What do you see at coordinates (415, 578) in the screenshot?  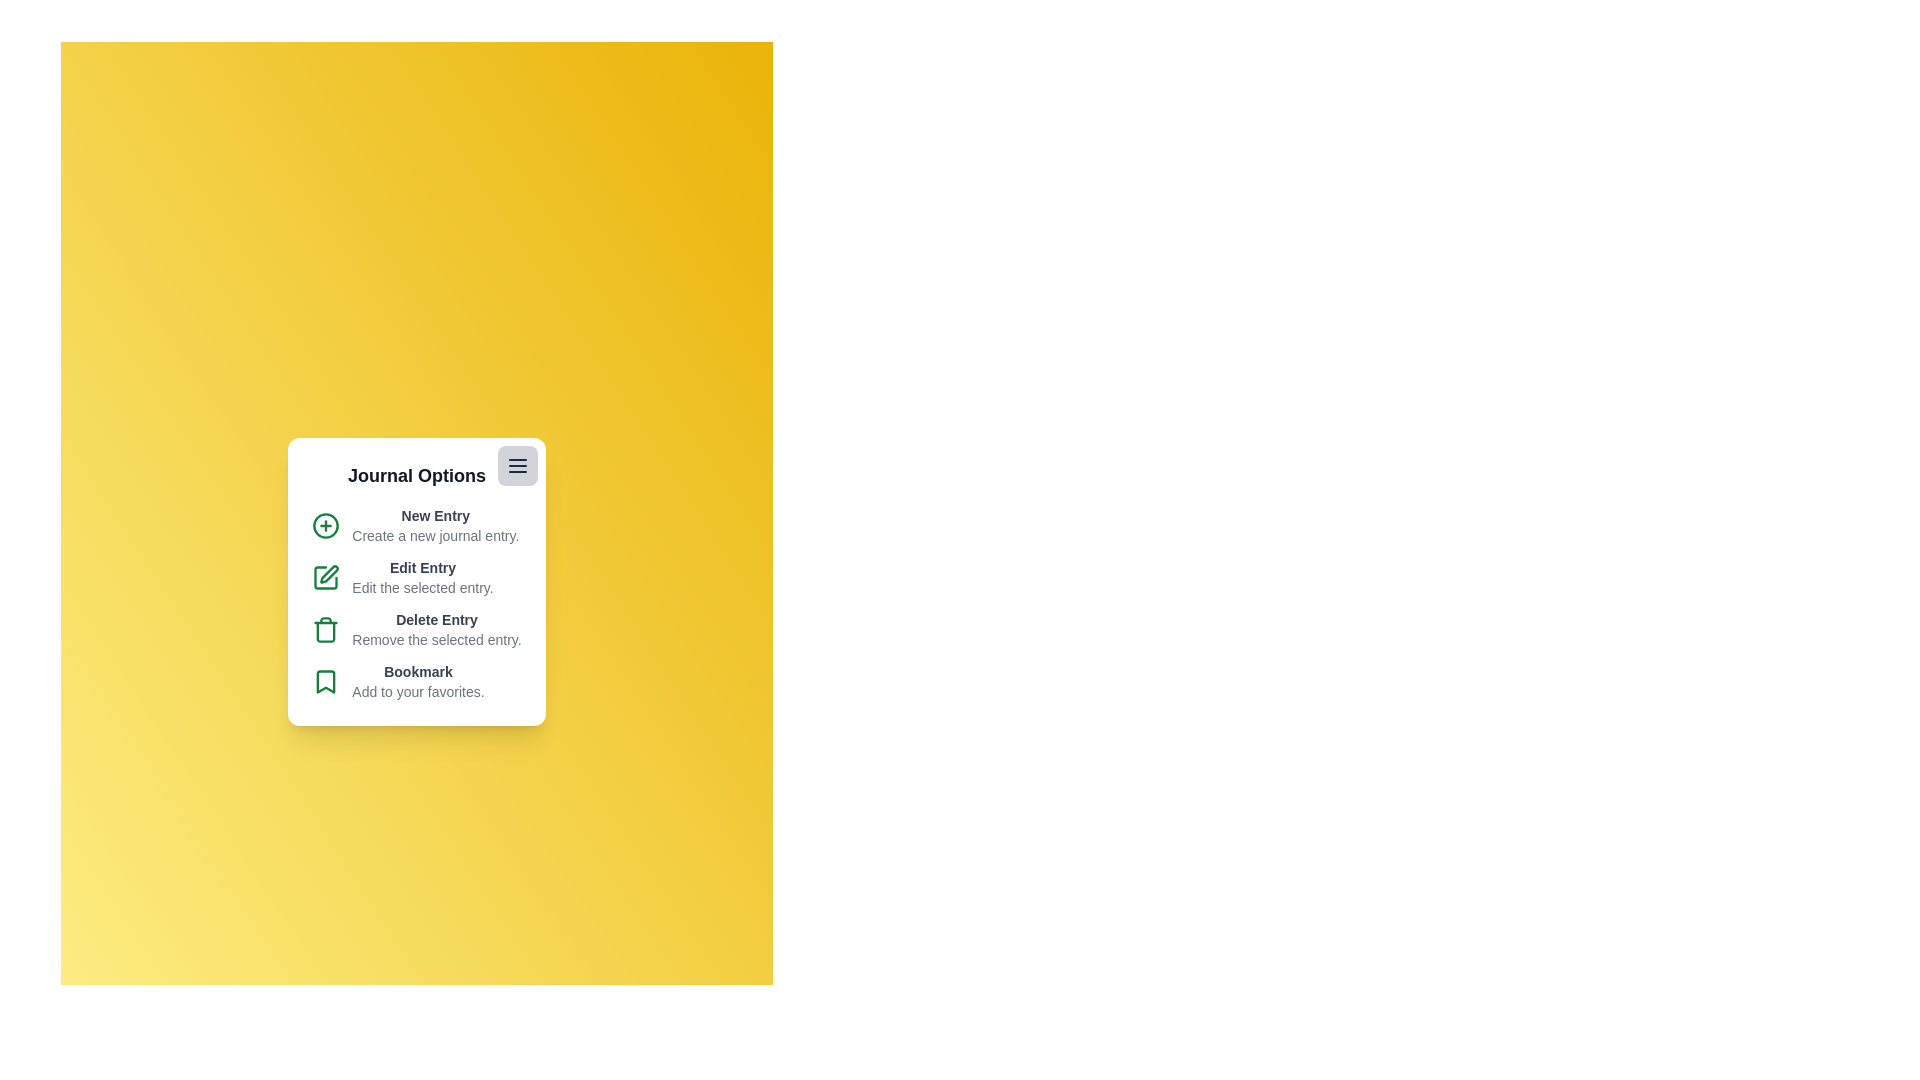 I see `the 'Edit Entry' option in the menu to activate its functionality` at bounding box center [415, 578].